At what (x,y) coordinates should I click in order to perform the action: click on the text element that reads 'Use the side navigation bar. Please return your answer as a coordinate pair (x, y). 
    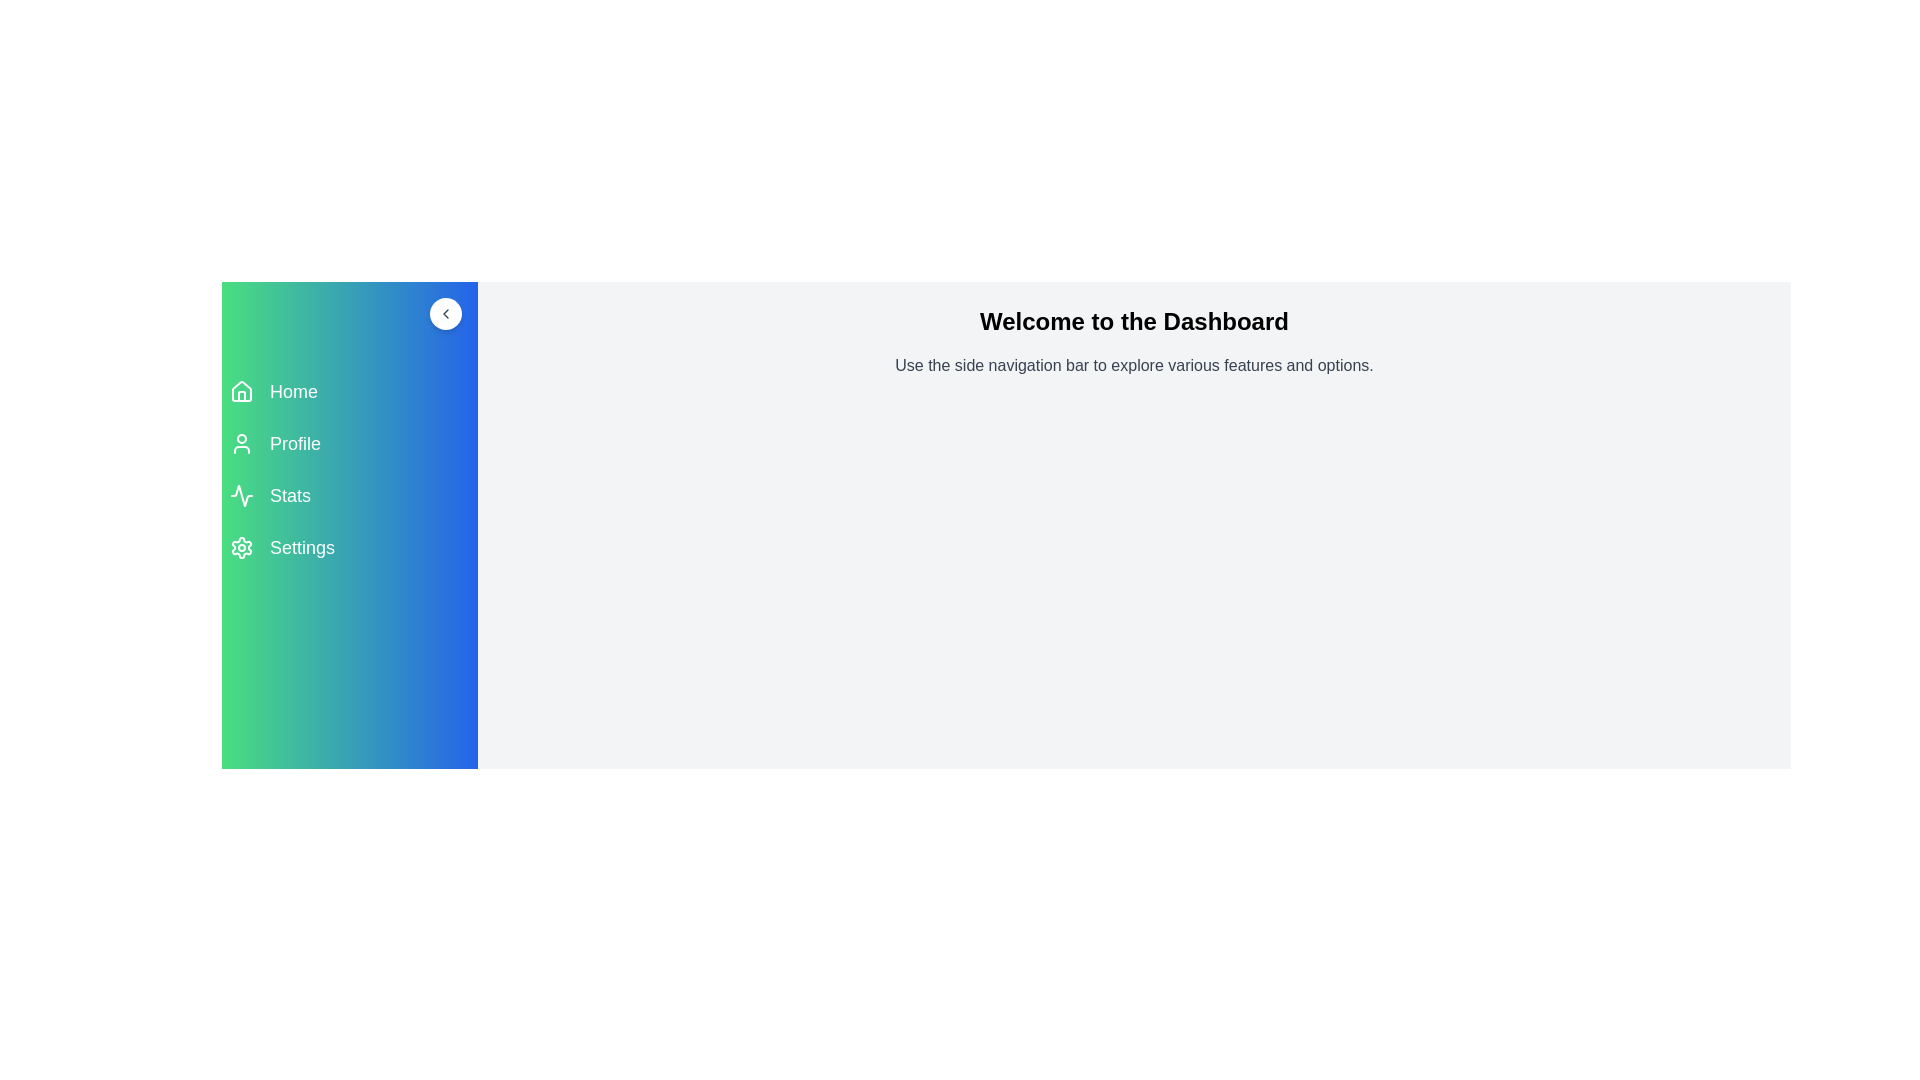
    Looking at the image, I should click on (1134, 366).